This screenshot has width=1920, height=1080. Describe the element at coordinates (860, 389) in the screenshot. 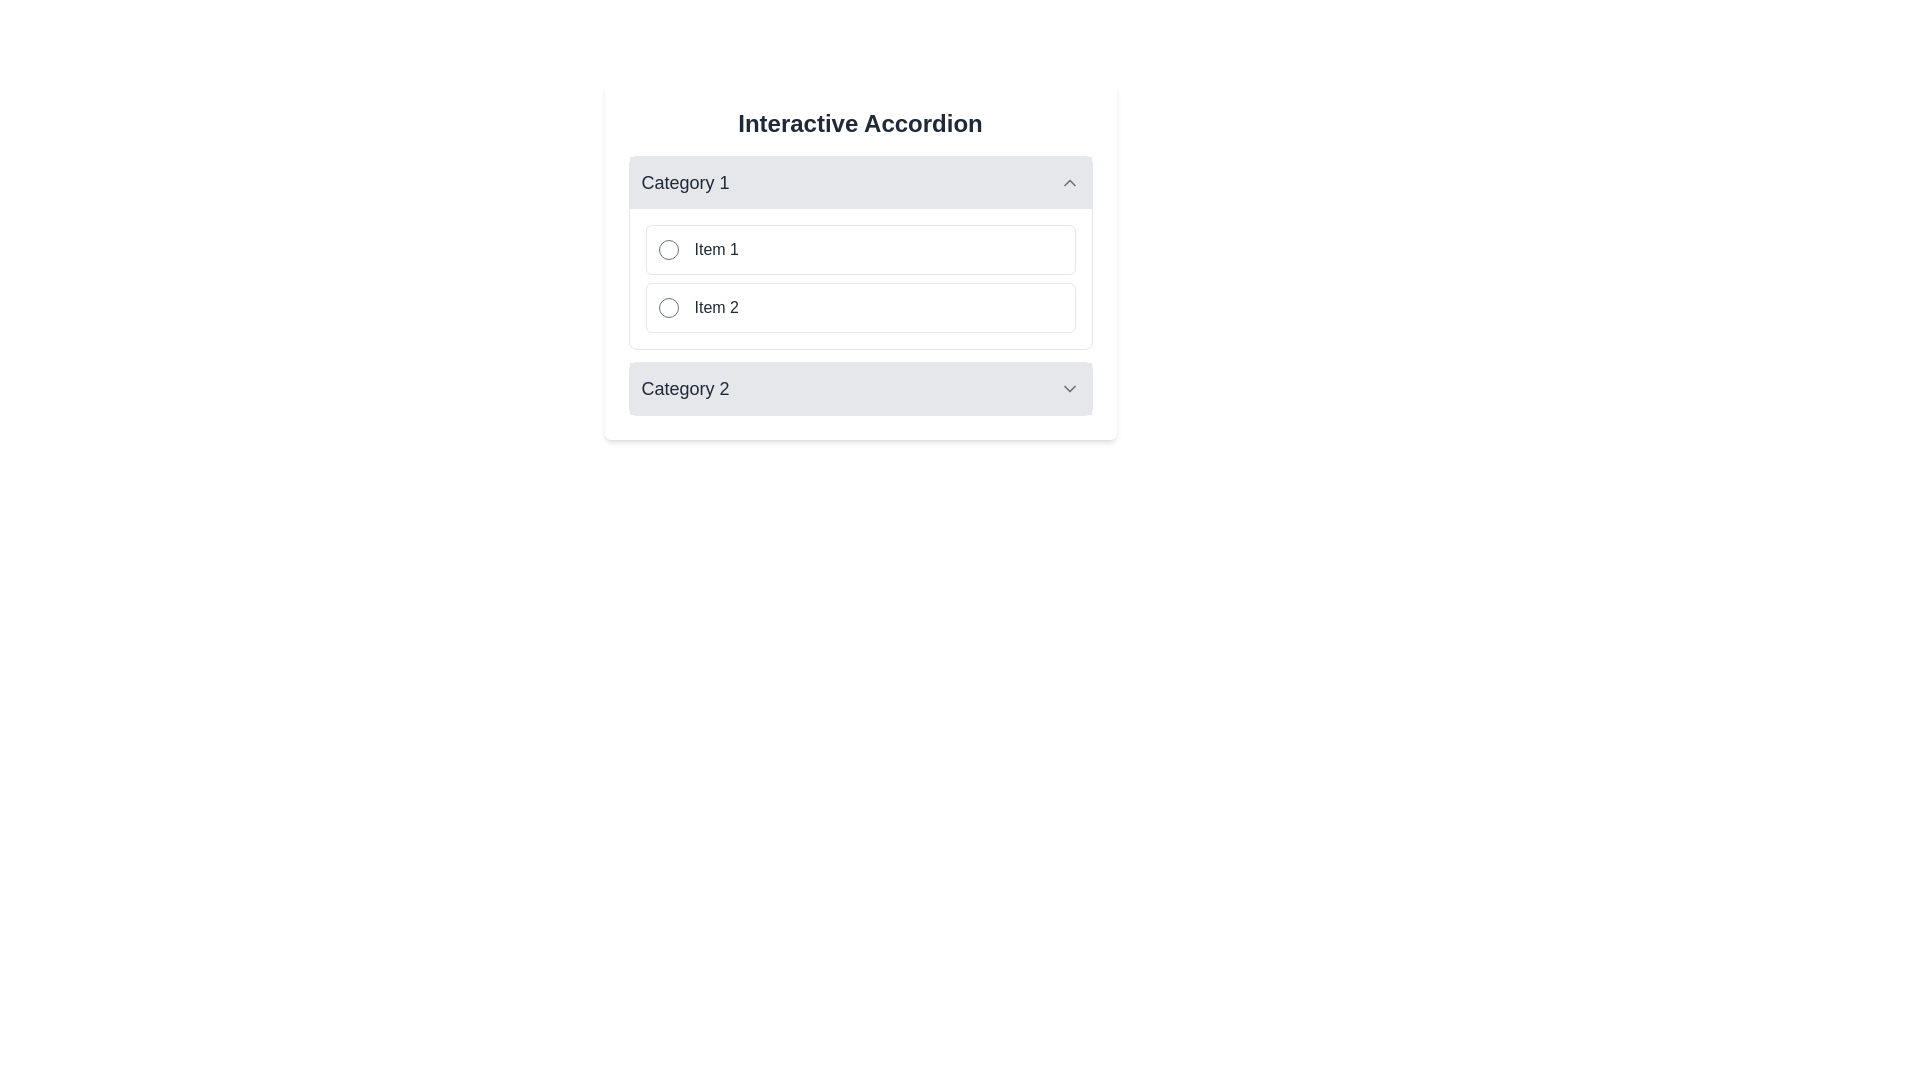

I see `the Accordion title bar labeled 'Category 2'` at that location.